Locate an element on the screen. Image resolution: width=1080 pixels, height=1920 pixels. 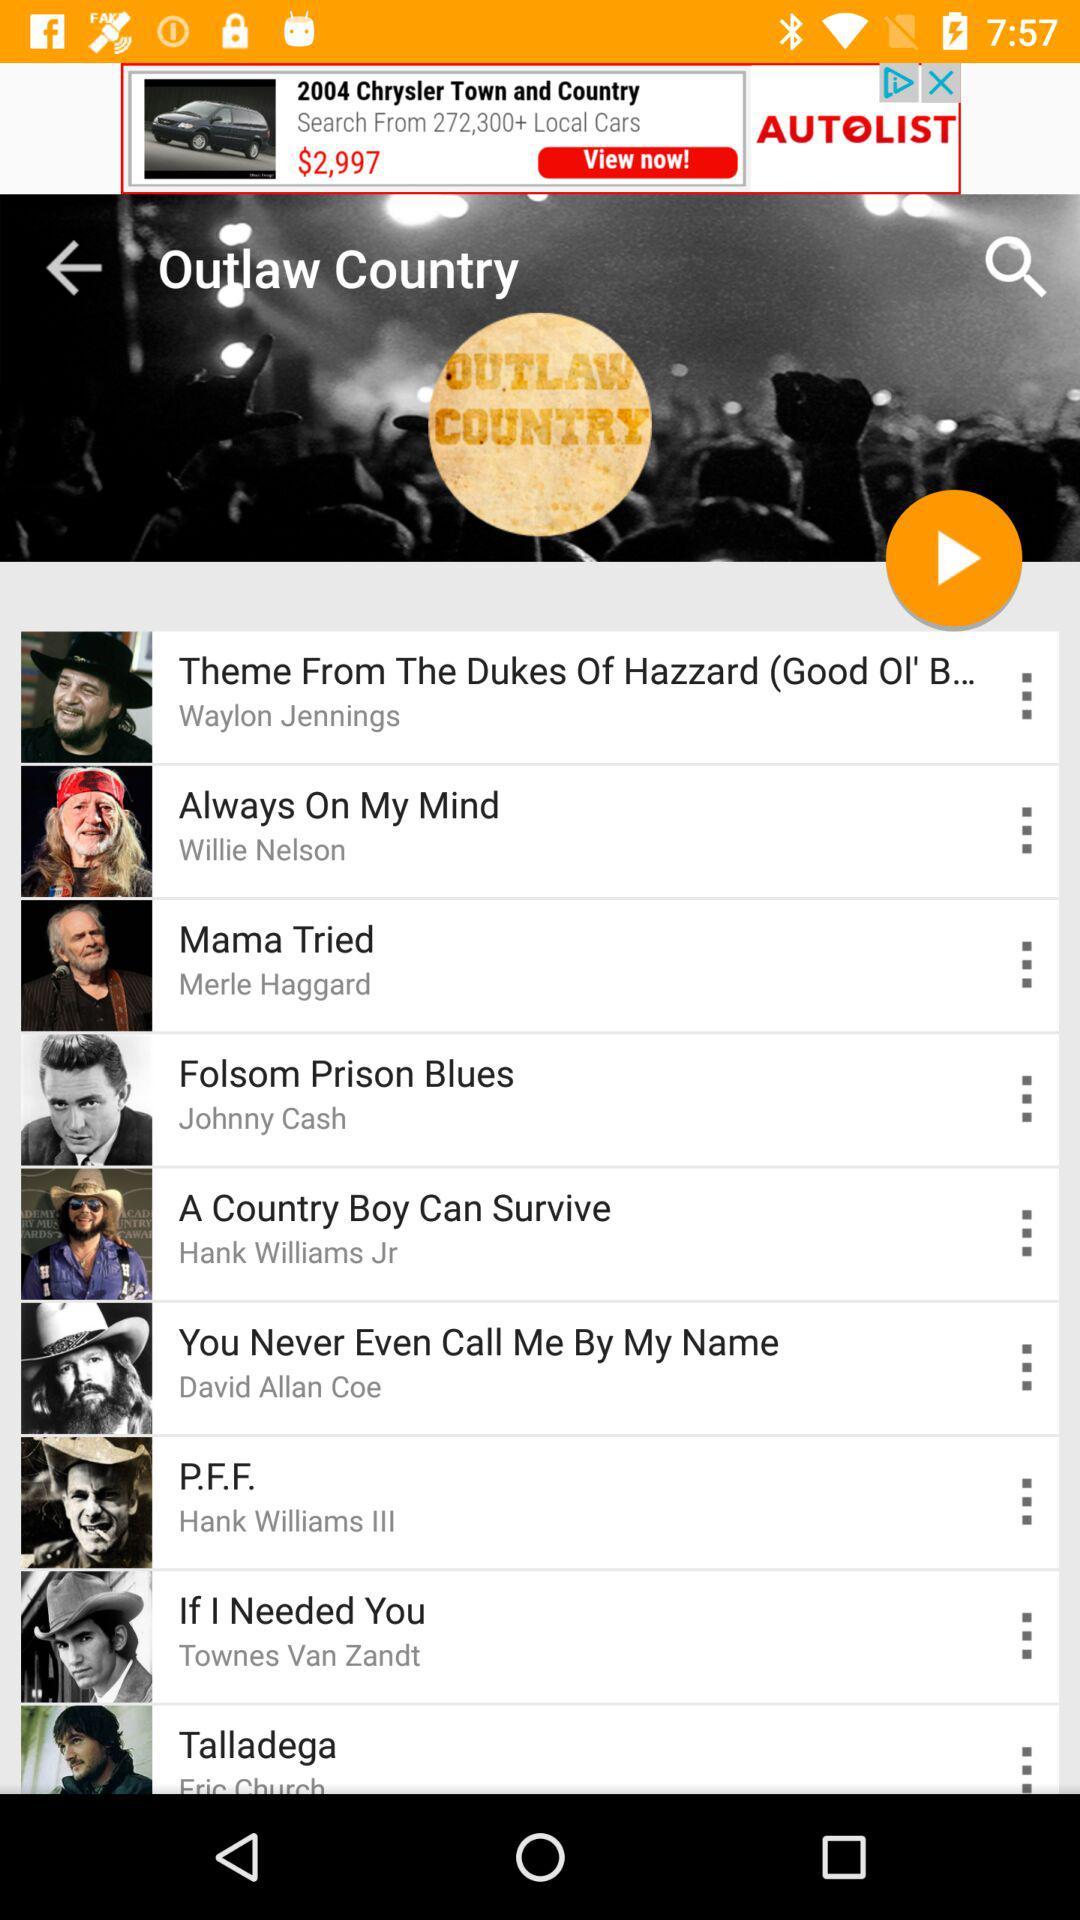
tune is located at coordinates (1027, 1636).